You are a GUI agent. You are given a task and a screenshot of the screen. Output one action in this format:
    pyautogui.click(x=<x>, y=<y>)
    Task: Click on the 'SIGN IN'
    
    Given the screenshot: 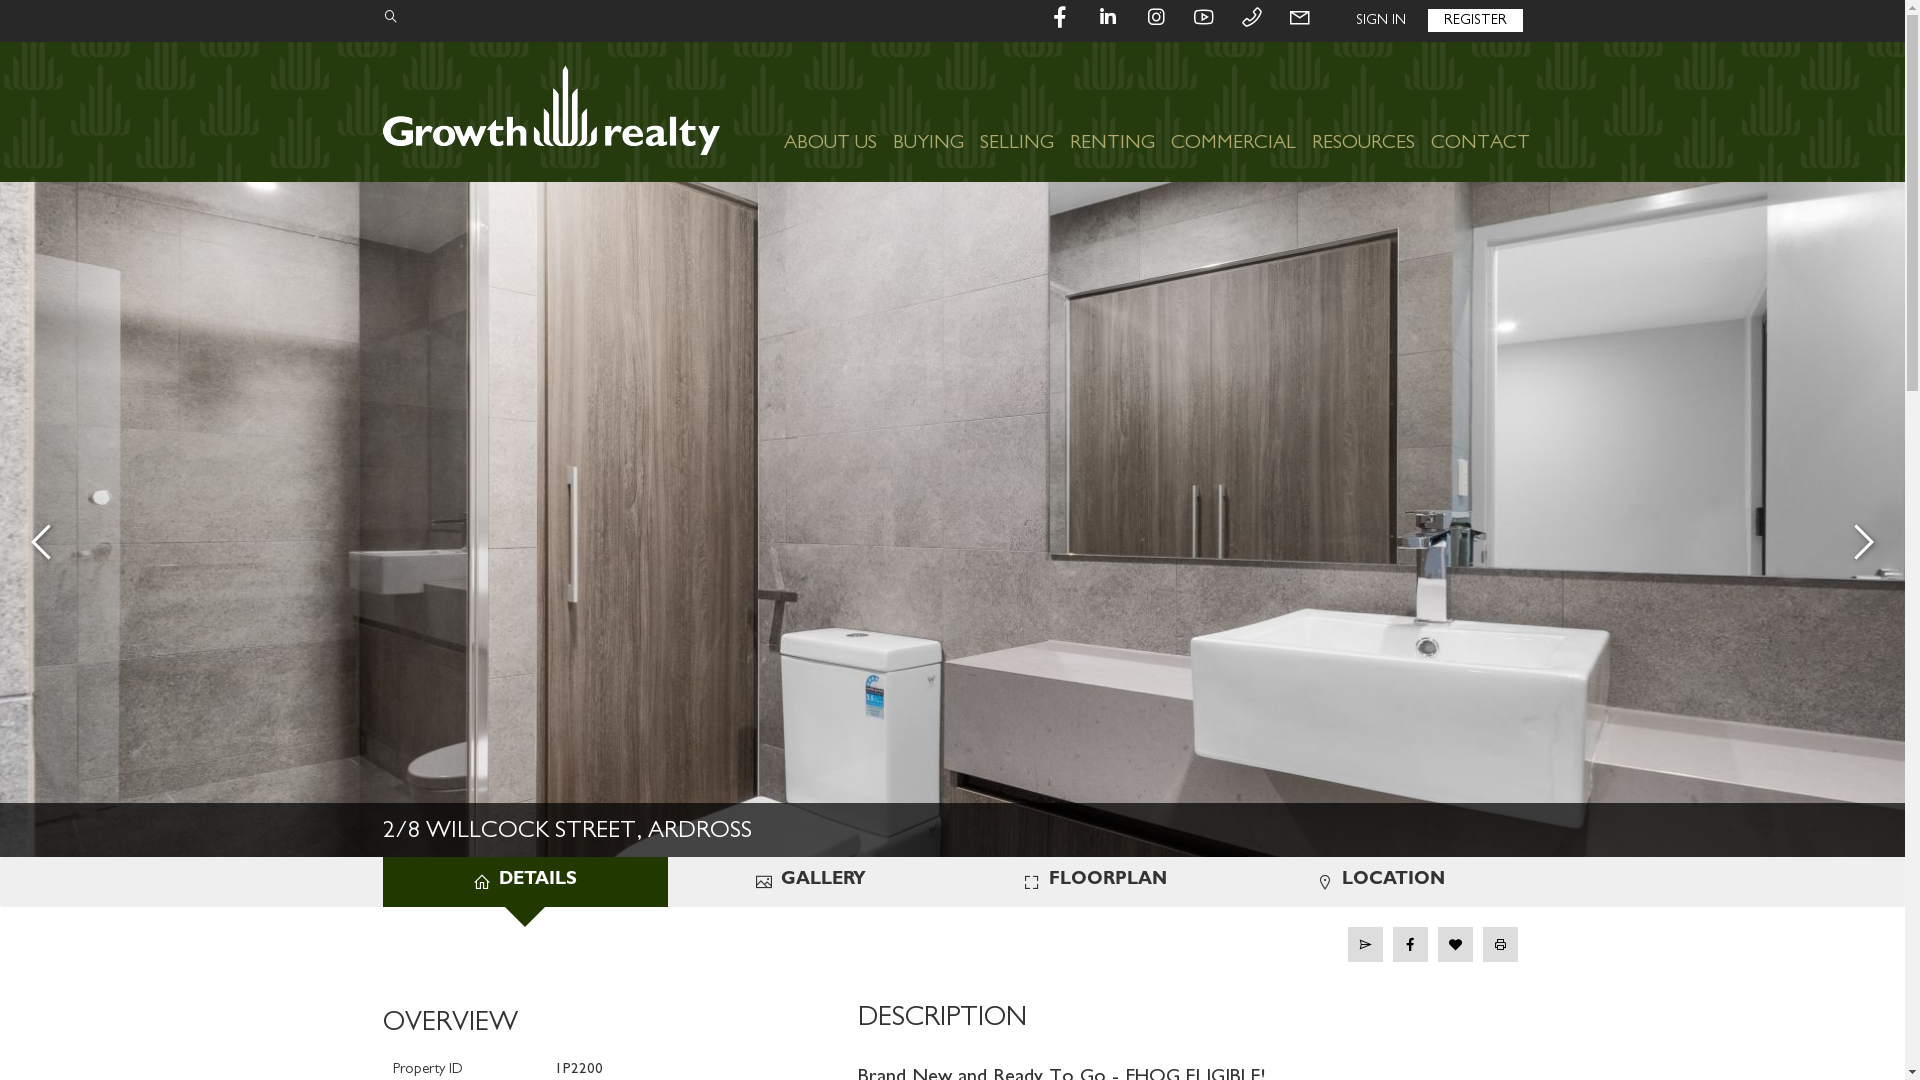 What is the action you would take?
    pyautogui.click(x=1380, y=20)
    